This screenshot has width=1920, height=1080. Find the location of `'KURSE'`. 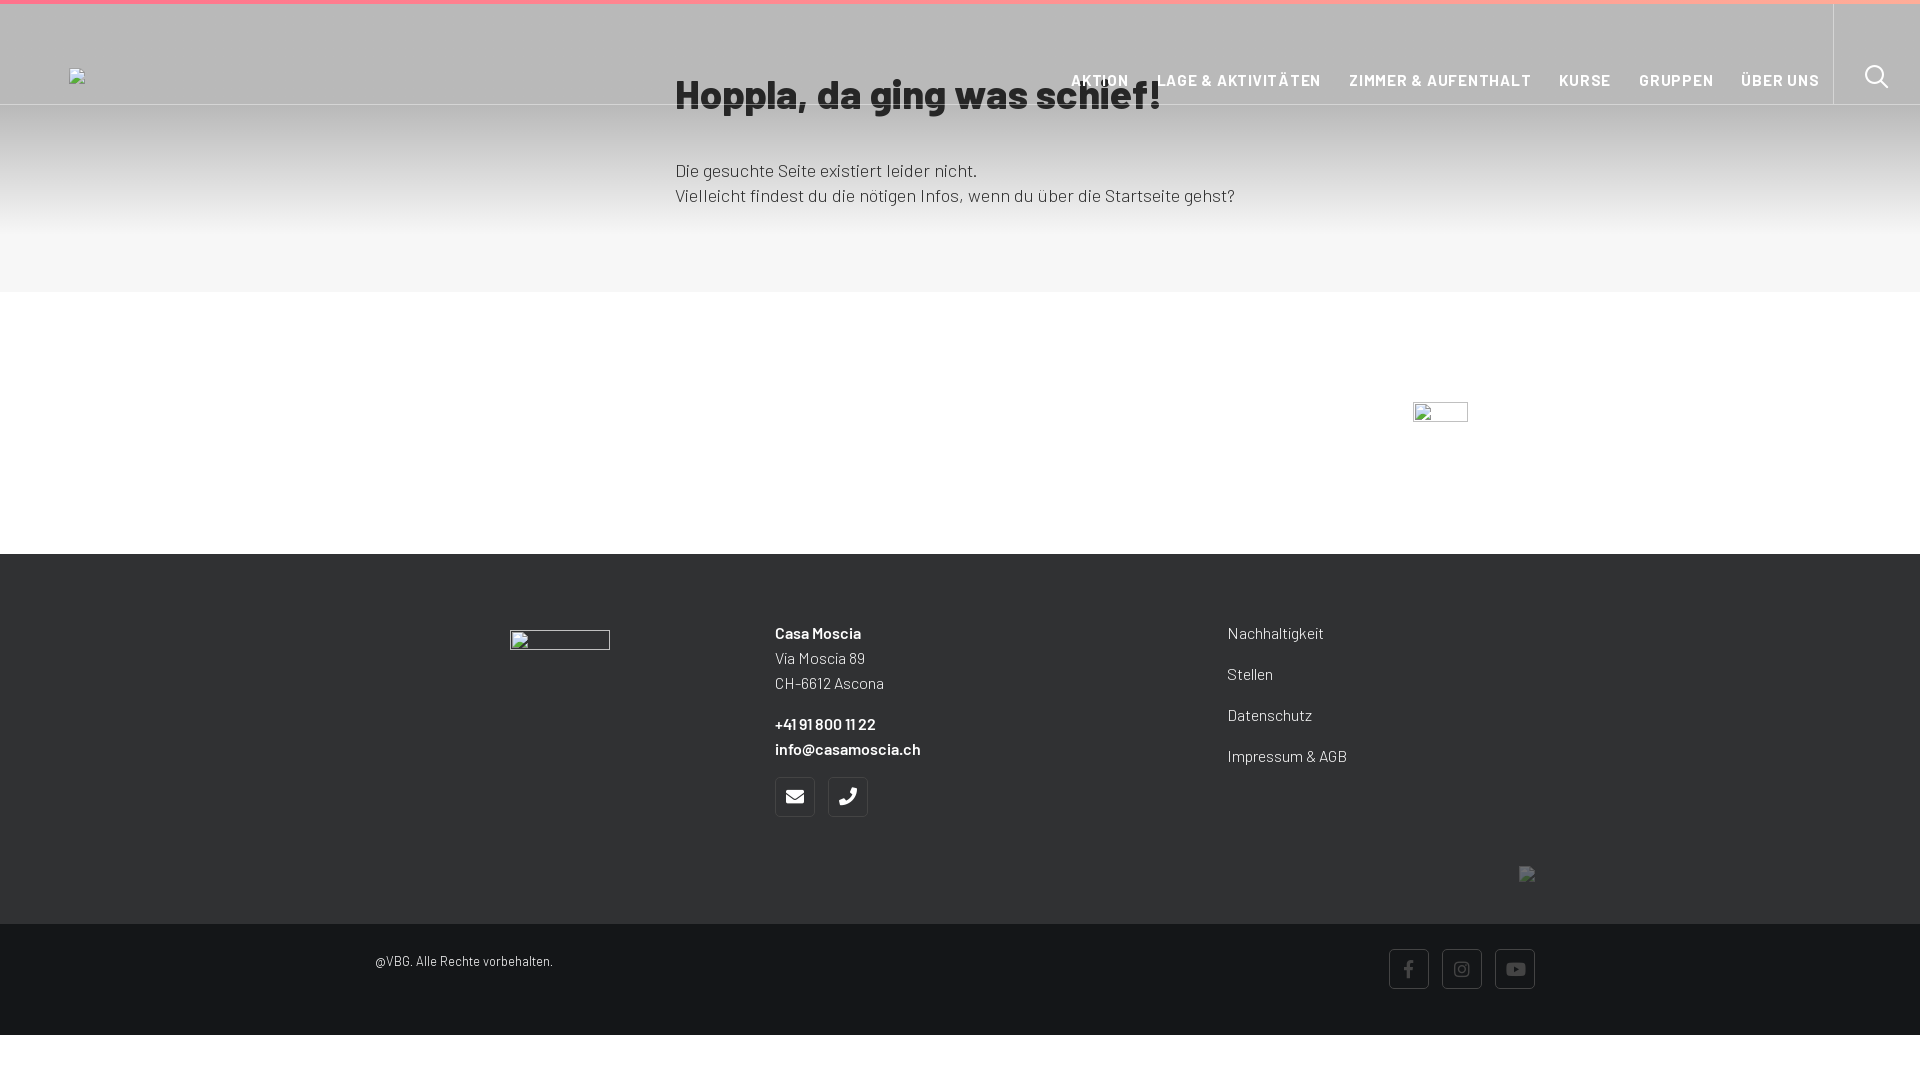

'KURSE' is located at coordinates (1583, 87).